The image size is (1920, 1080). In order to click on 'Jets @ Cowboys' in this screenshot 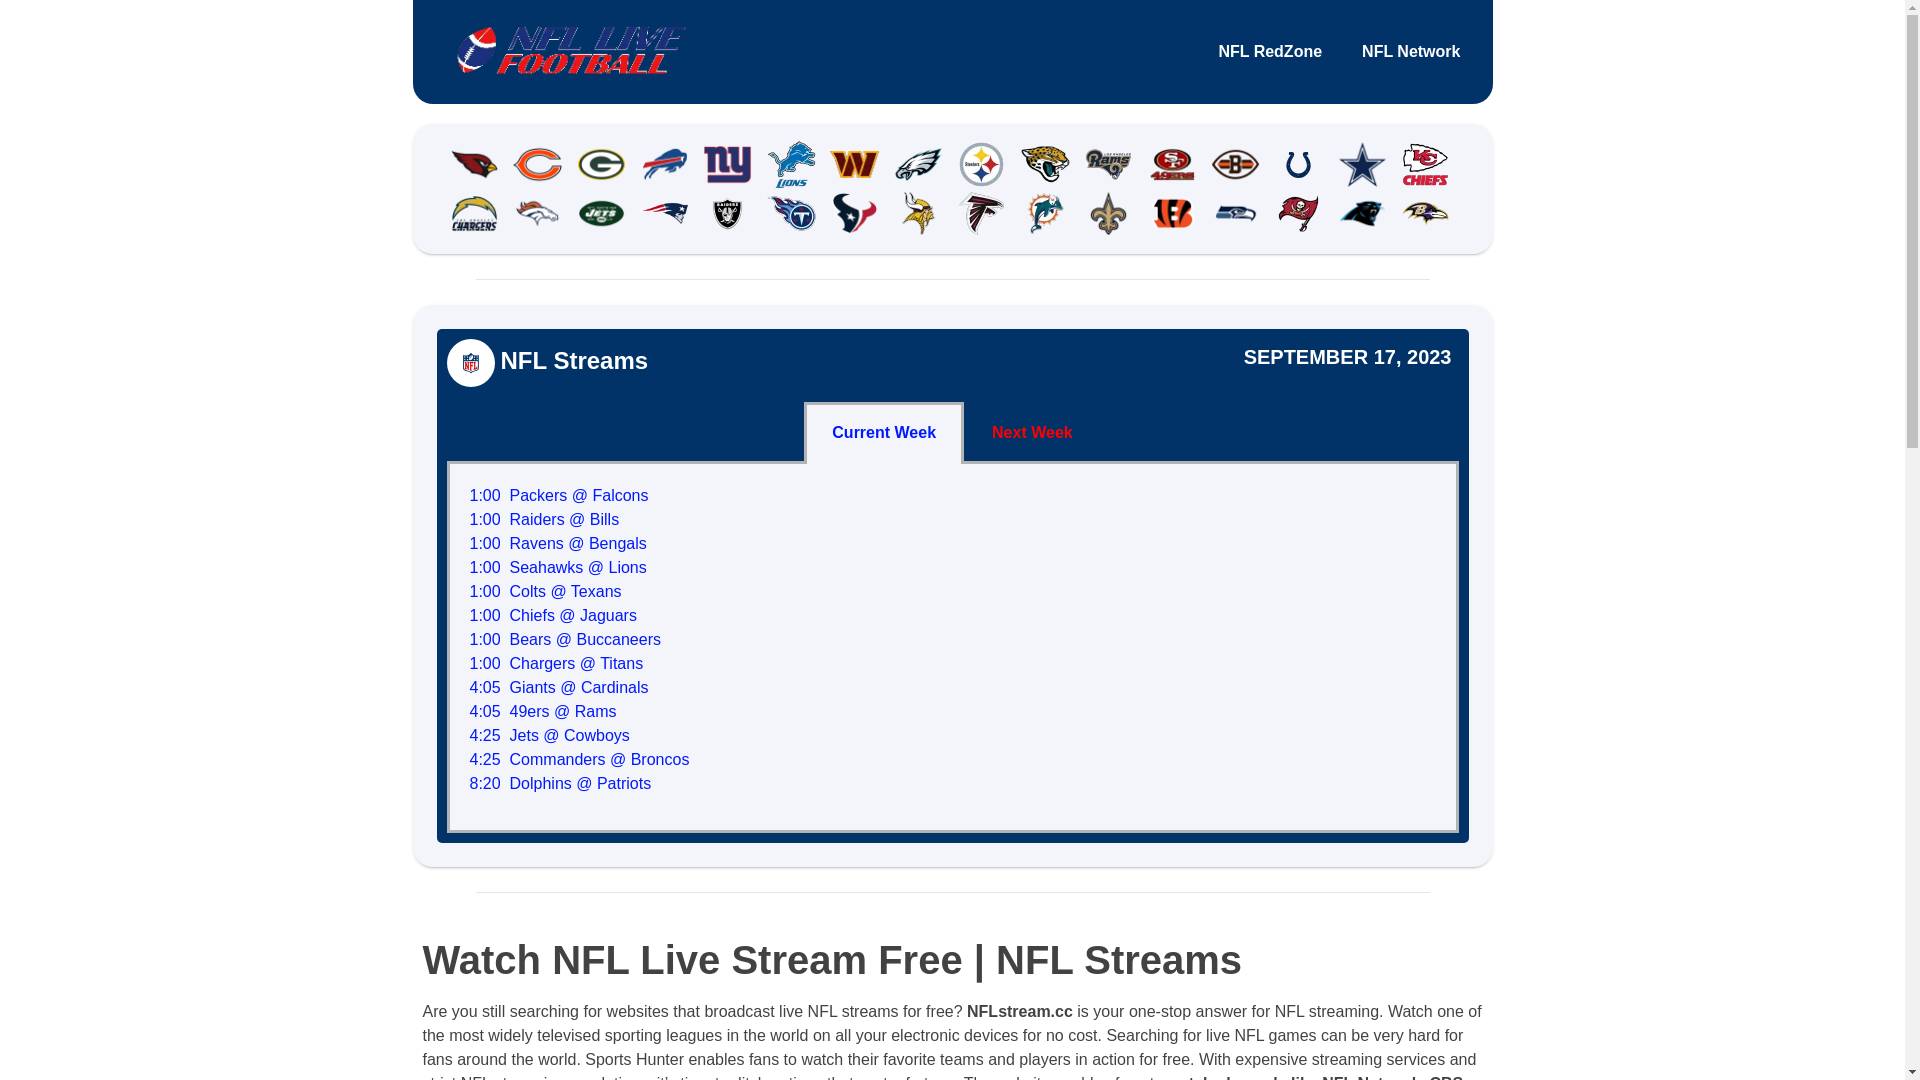, I will do `click(569, 735)`.